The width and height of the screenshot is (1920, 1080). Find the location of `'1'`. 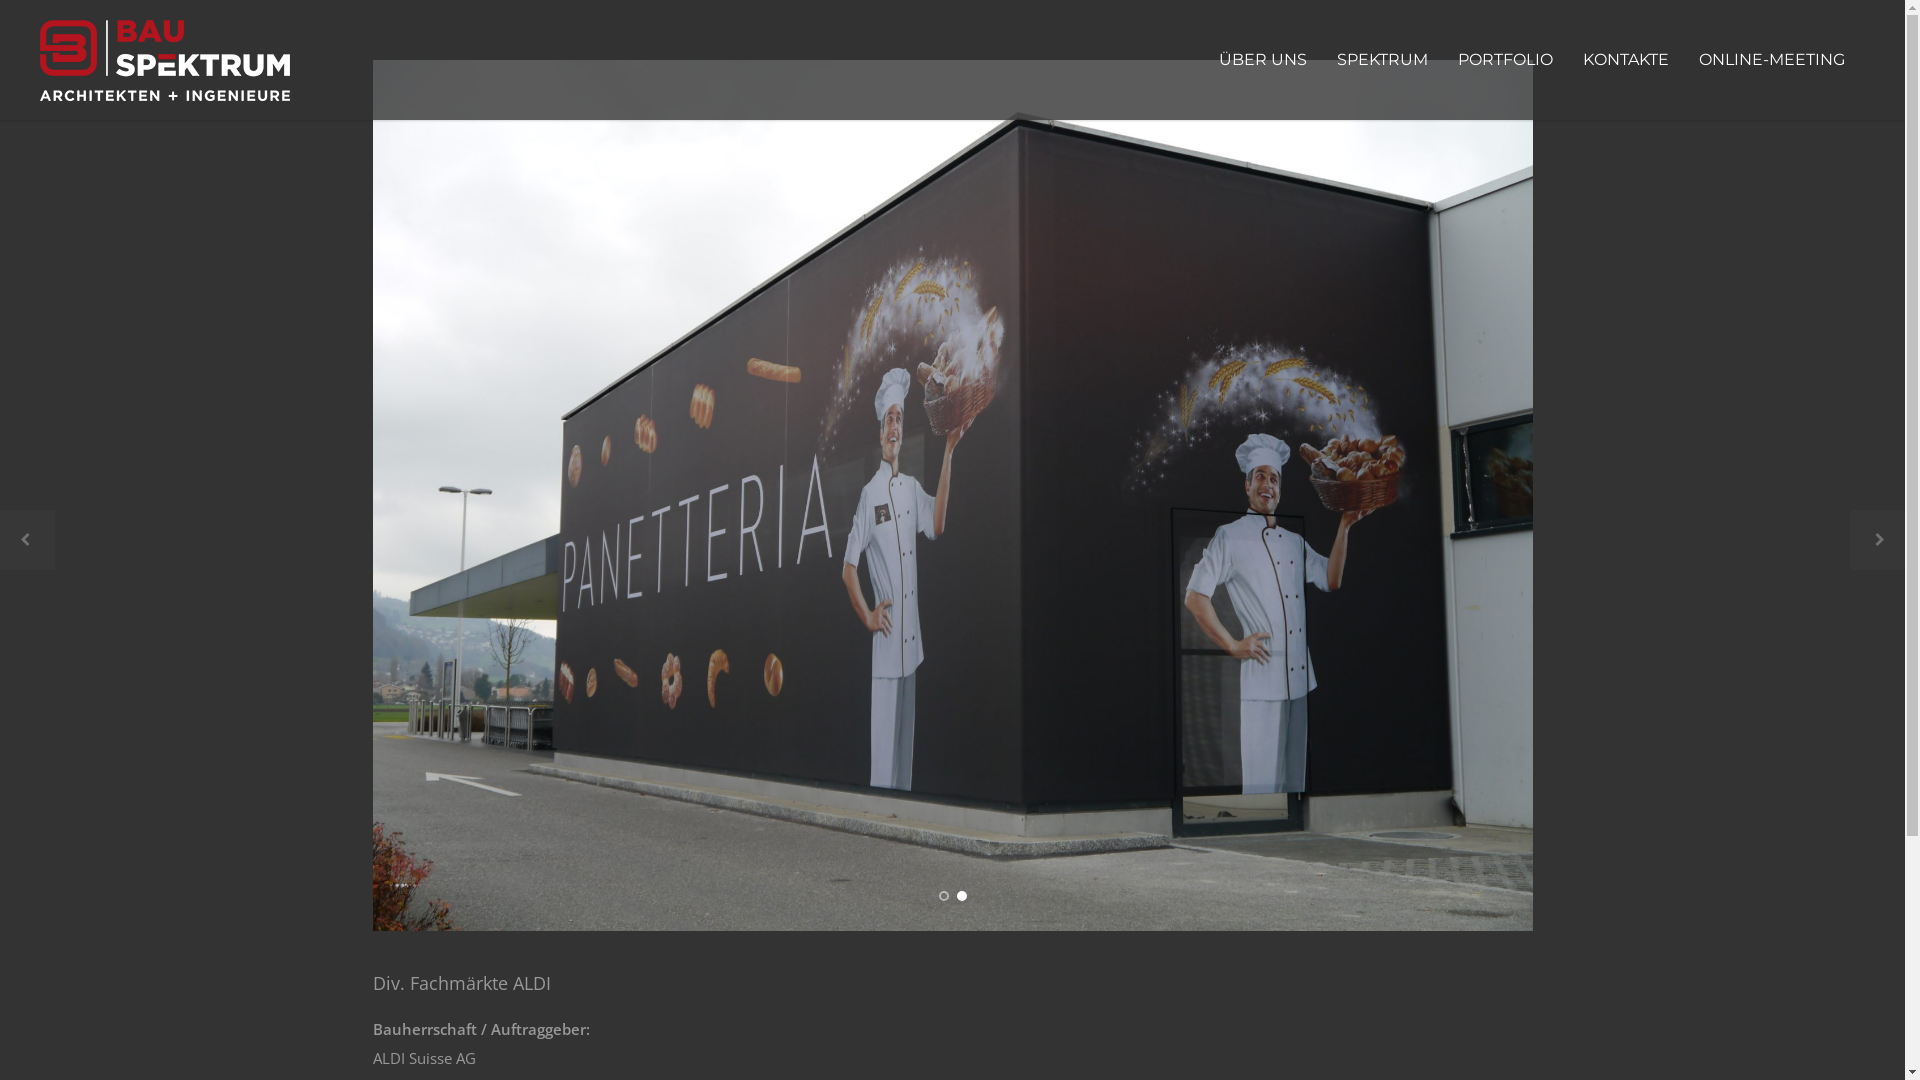

'1' is located at coordinates (941, 894).